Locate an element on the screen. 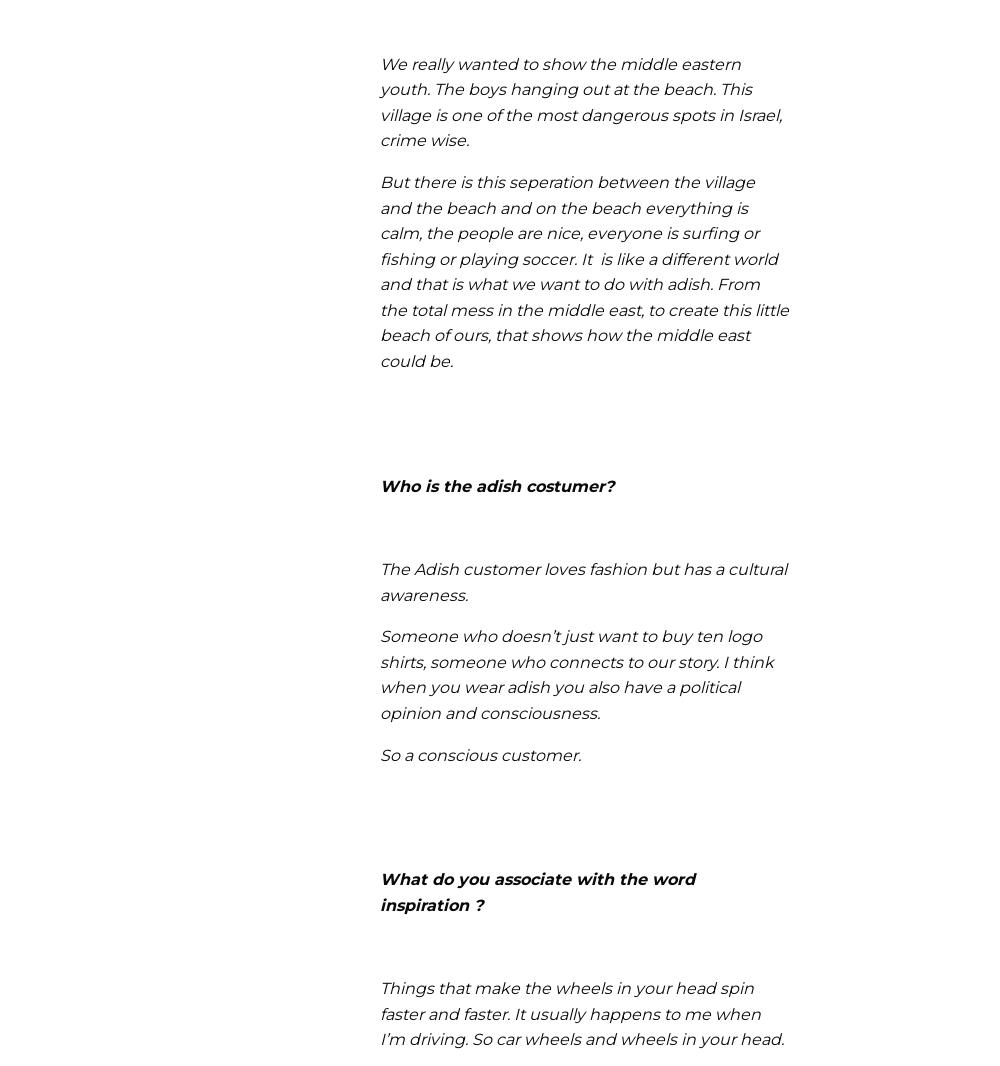 The height and width of the screenshot is (1066, 1000). 'But there is this seperation between the village and the beach and on the beach everything is calm, the people are nice, everyone is surfing or fishing or playing soccer. It  is like a different world and that is what we want to do with adish.' is located at coordinates (578, 232).